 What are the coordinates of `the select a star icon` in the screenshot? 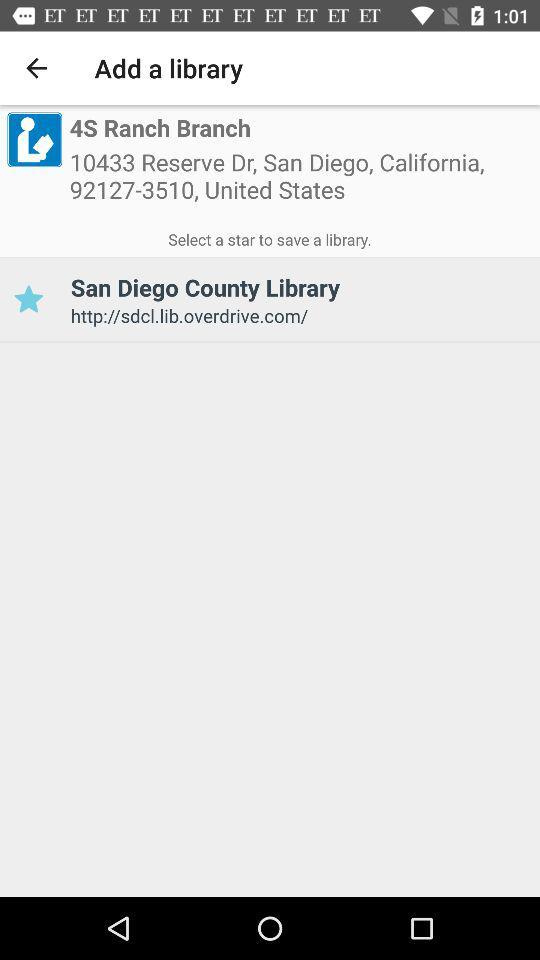 It's located at (270, 236).